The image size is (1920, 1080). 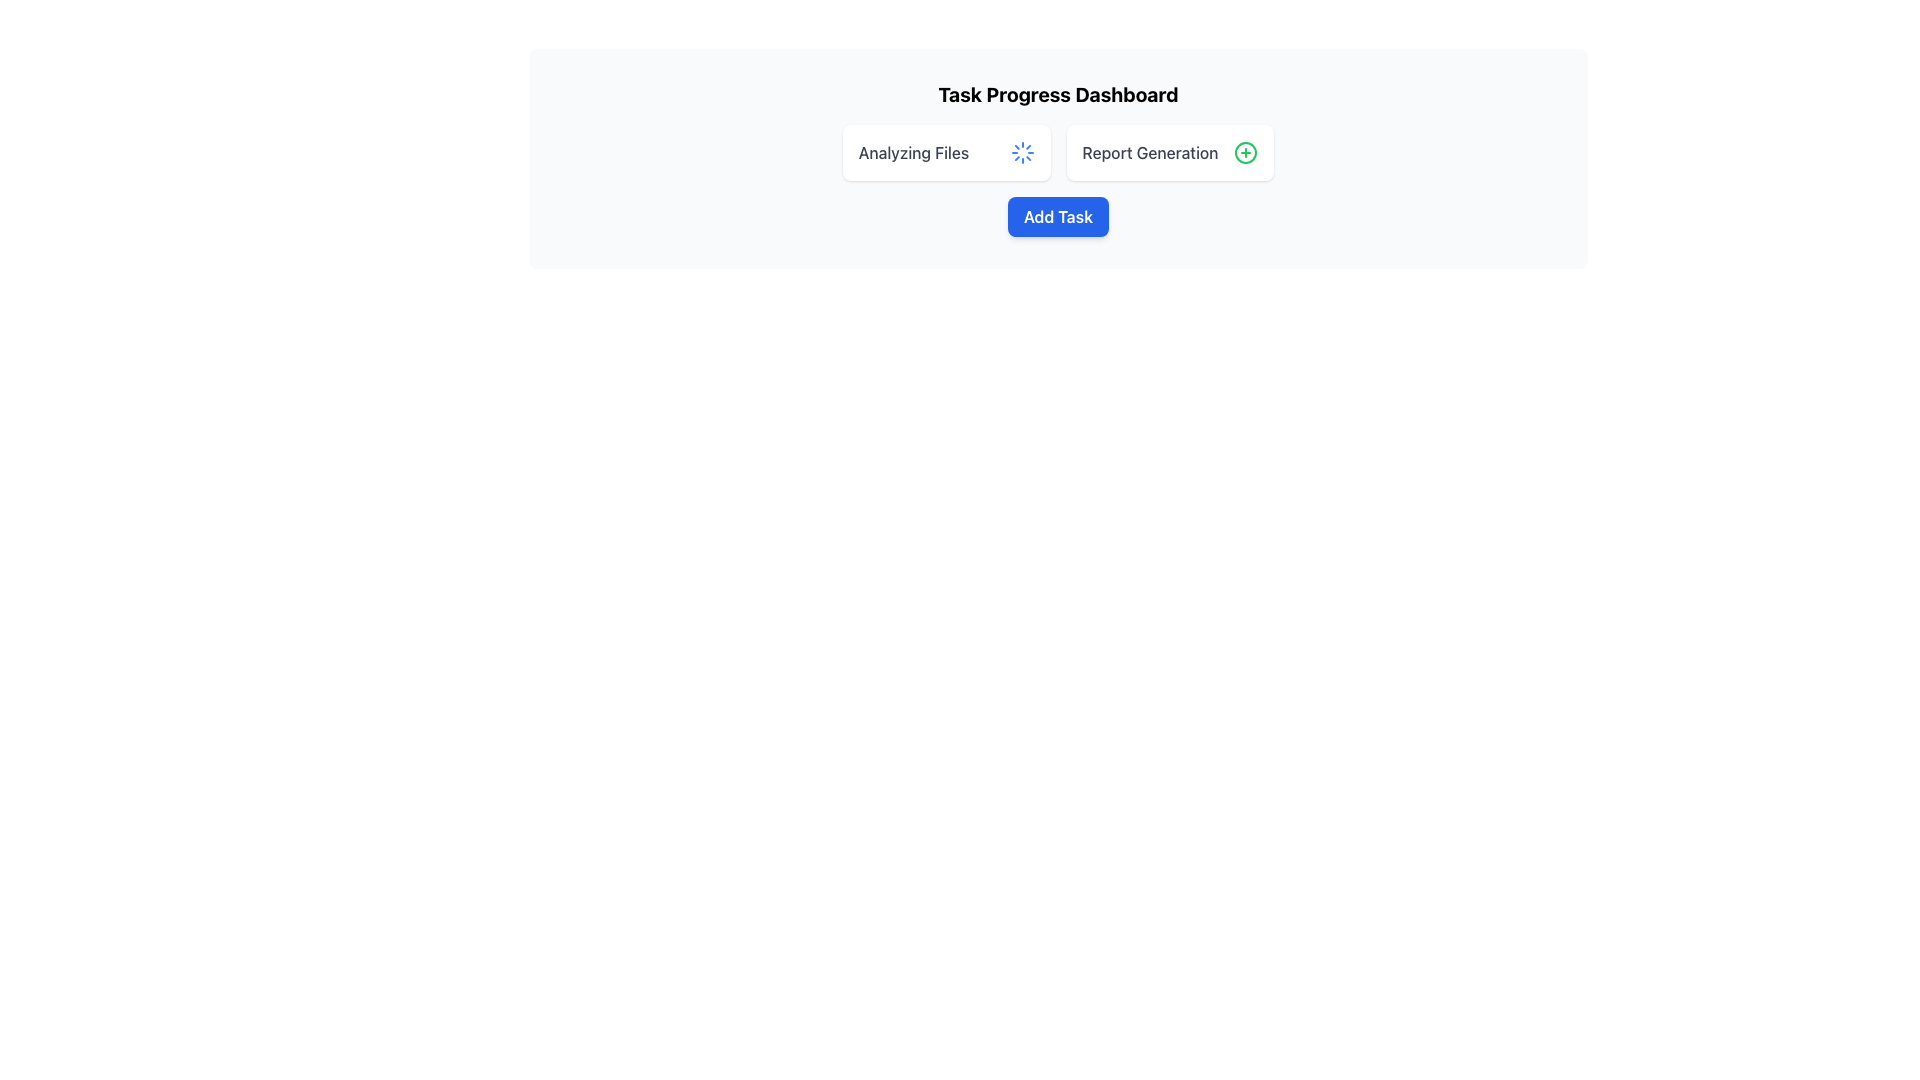 What do you see at coordinates (1022, 152) in the screenshot?
I see `the blue circular spinning loader icon located next to the 'Analyzing Files' text to identify the file analysis status` at bounding box center [1022, 152].